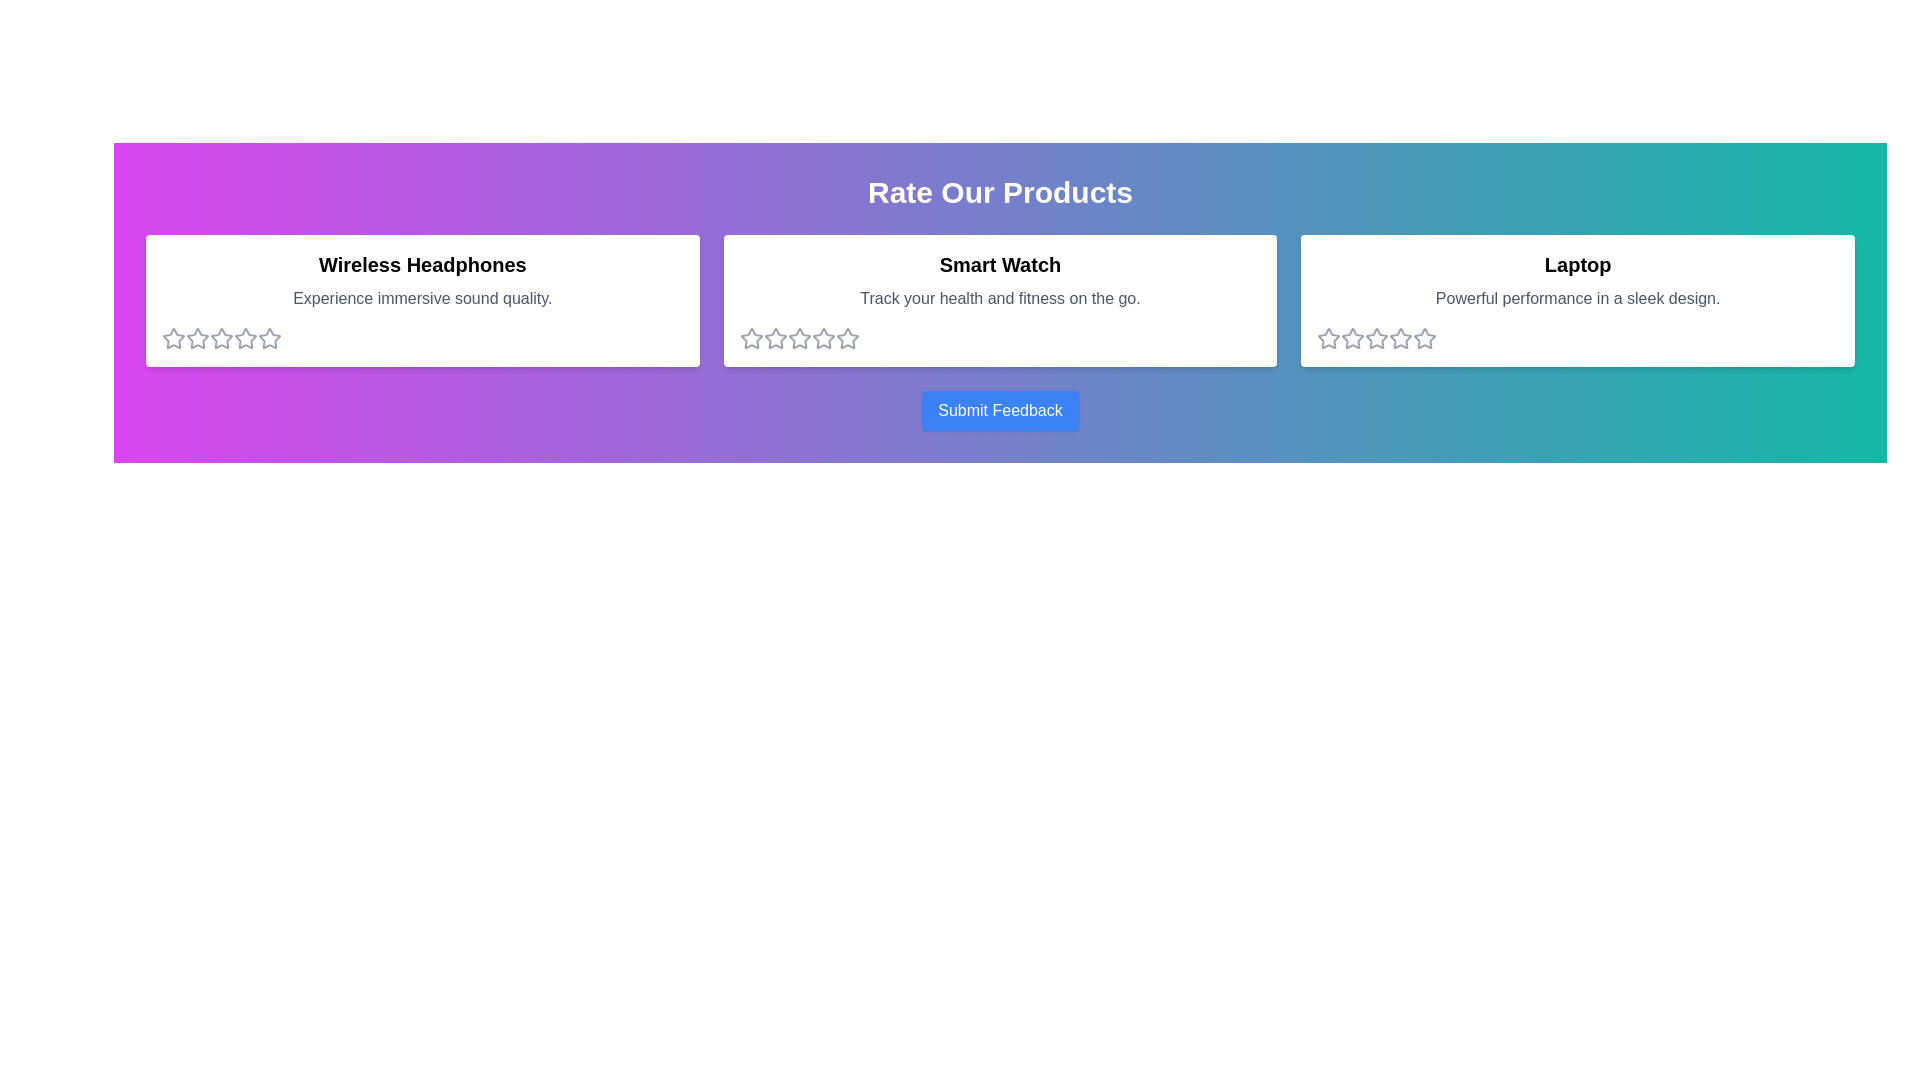 The image size is (1920, 1080). I want to click on the 1 star for the product Smart Watch to set its rating, so click(749, 338).